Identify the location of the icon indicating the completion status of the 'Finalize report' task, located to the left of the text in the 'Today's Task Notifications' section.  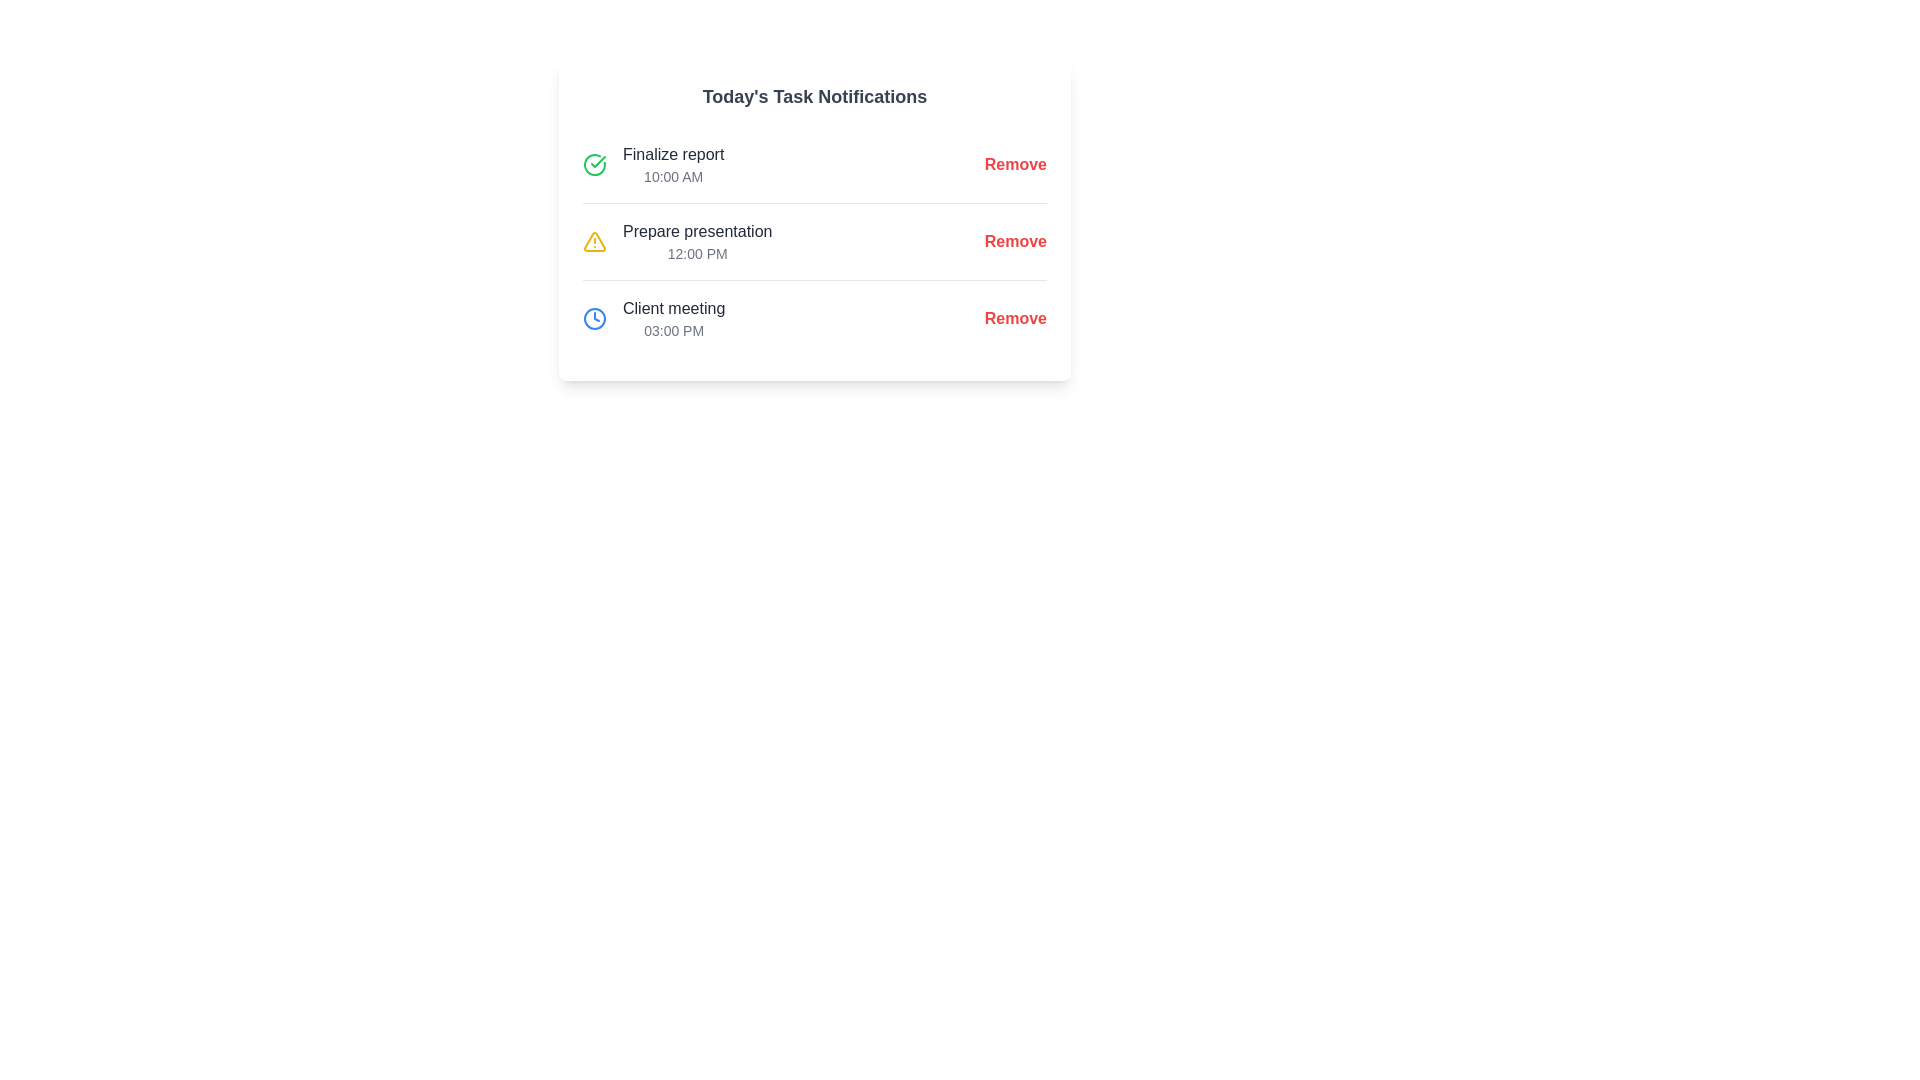
(594, 164).